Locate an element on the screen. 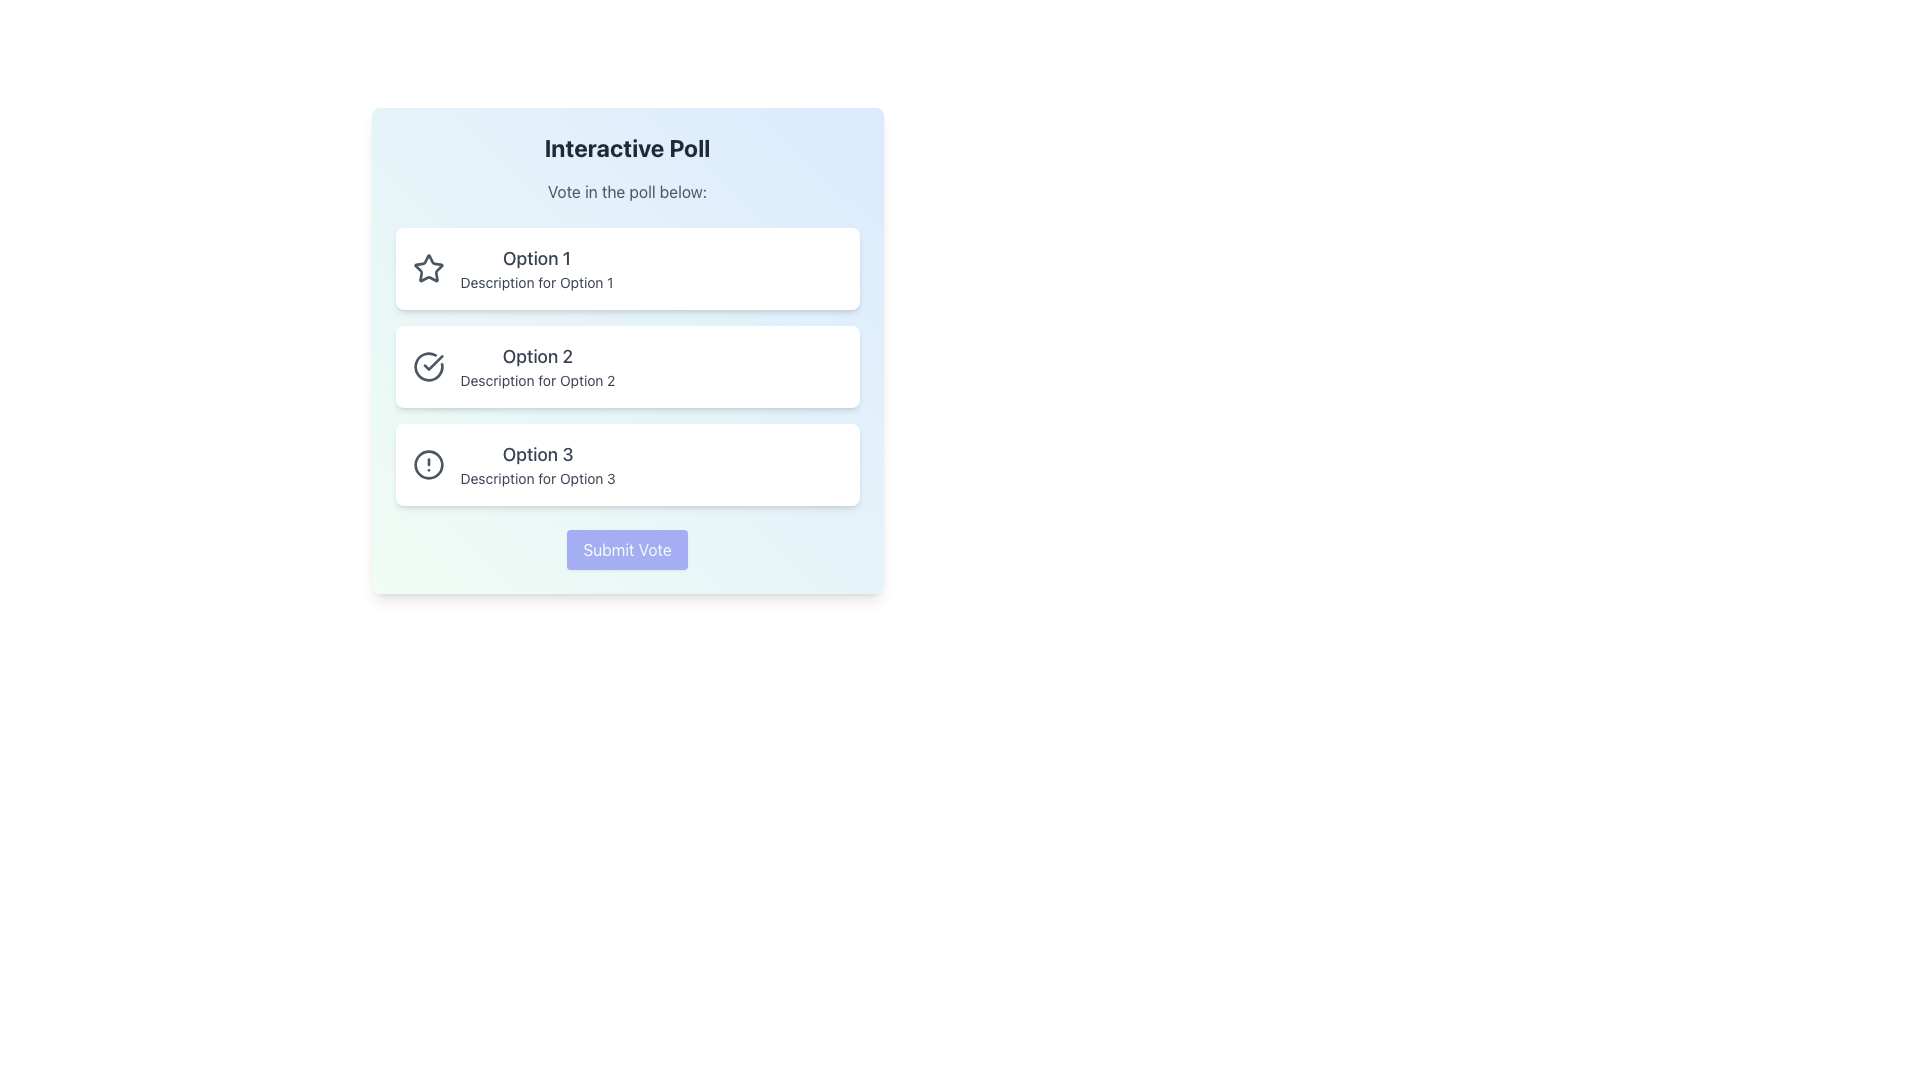  the 'Interactive Poll' text label, which is a bold, large-sized title in dark gray color, centrally aligned at the top of the card interface is located at coordinates (626, 146).